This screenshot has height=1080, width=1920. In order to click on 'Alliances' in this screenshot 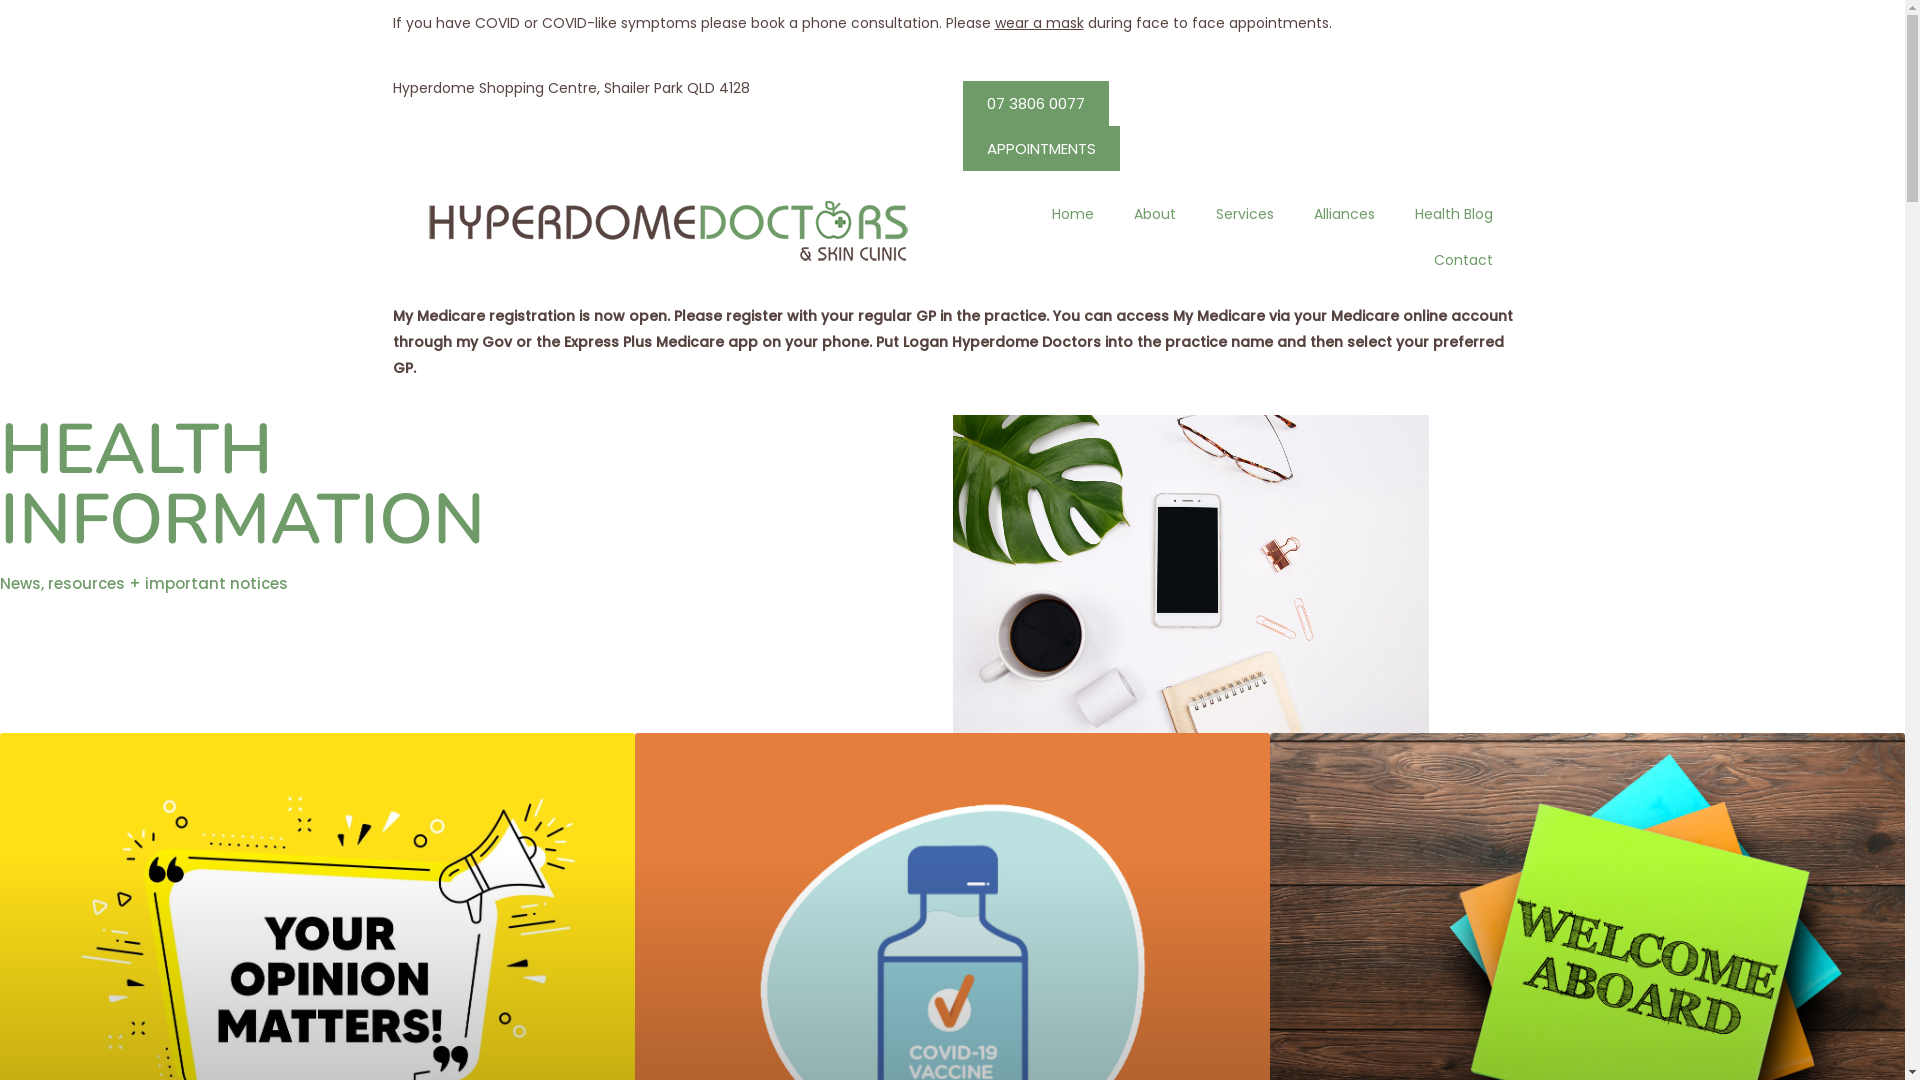, I will do `click(1344, 212)`.